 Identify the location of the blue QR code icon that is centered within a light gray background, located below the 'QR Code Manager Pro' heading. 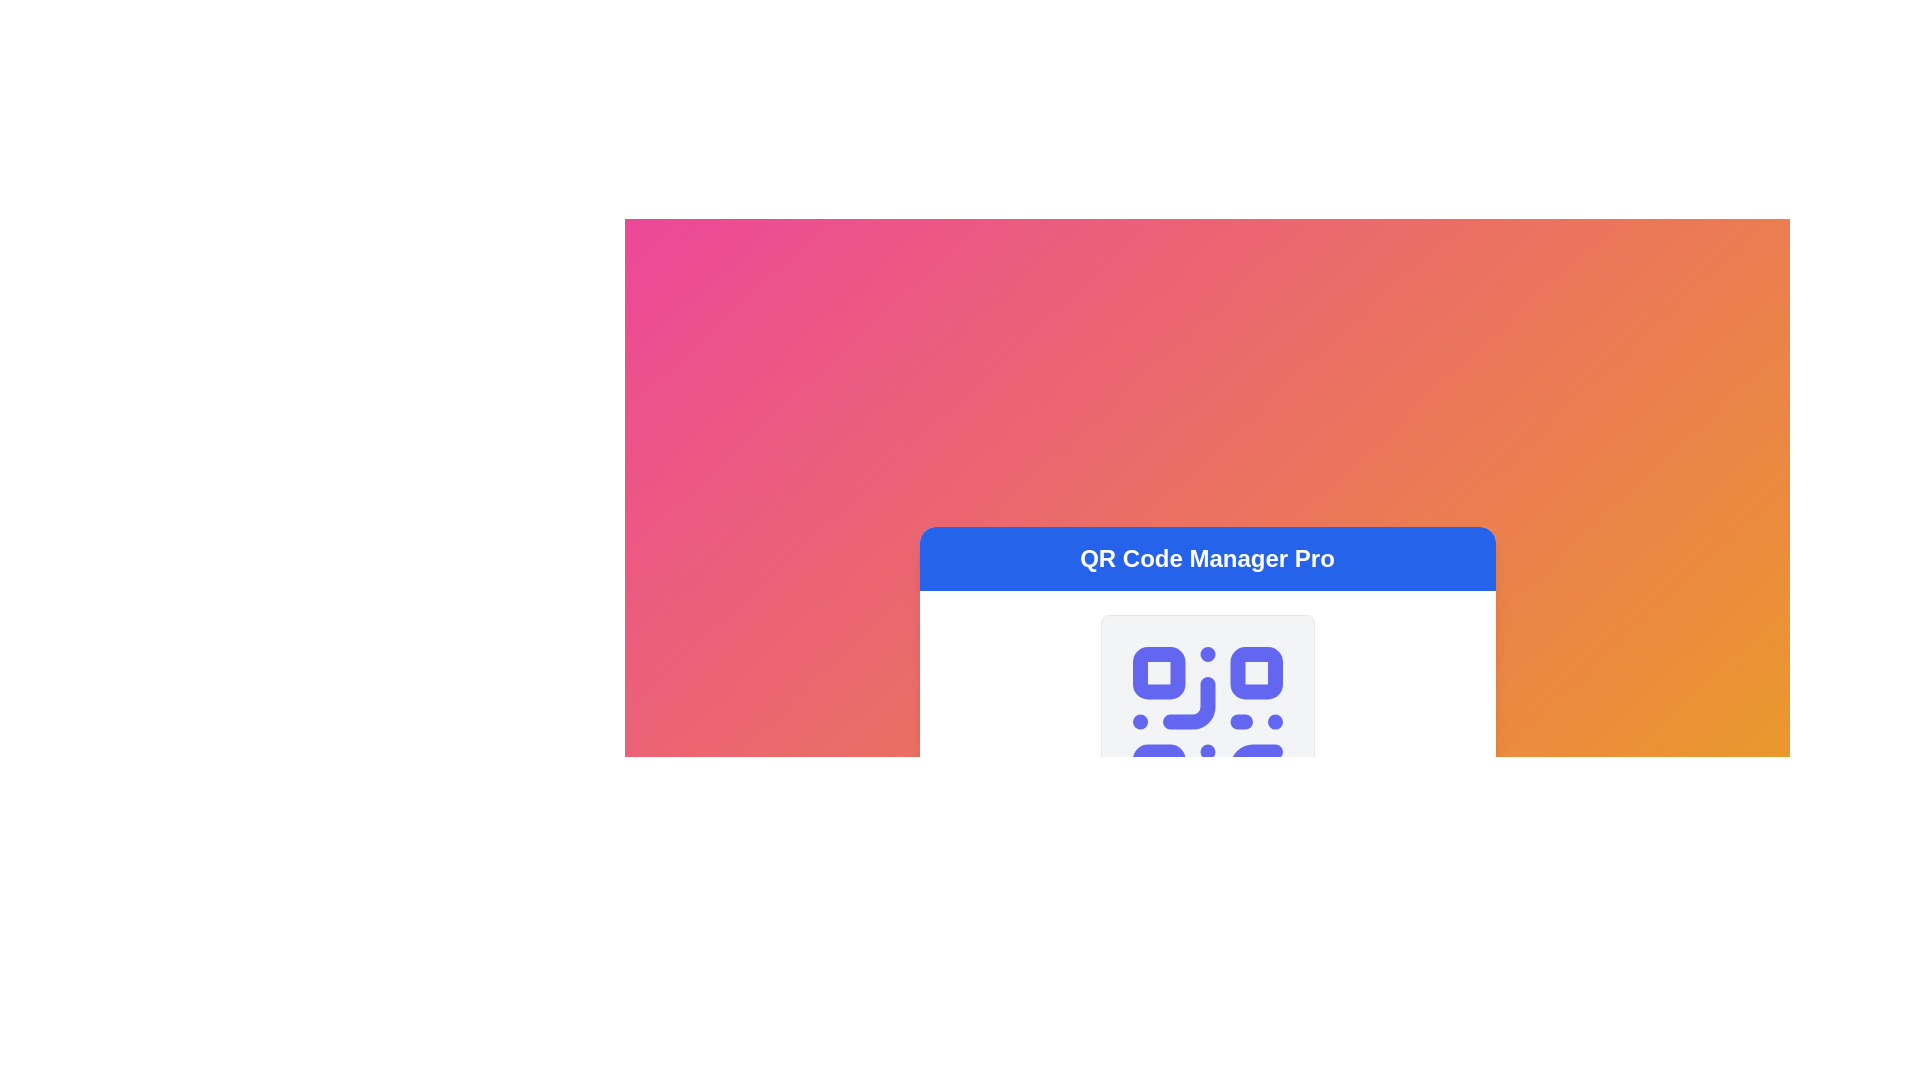
(1206, 721).